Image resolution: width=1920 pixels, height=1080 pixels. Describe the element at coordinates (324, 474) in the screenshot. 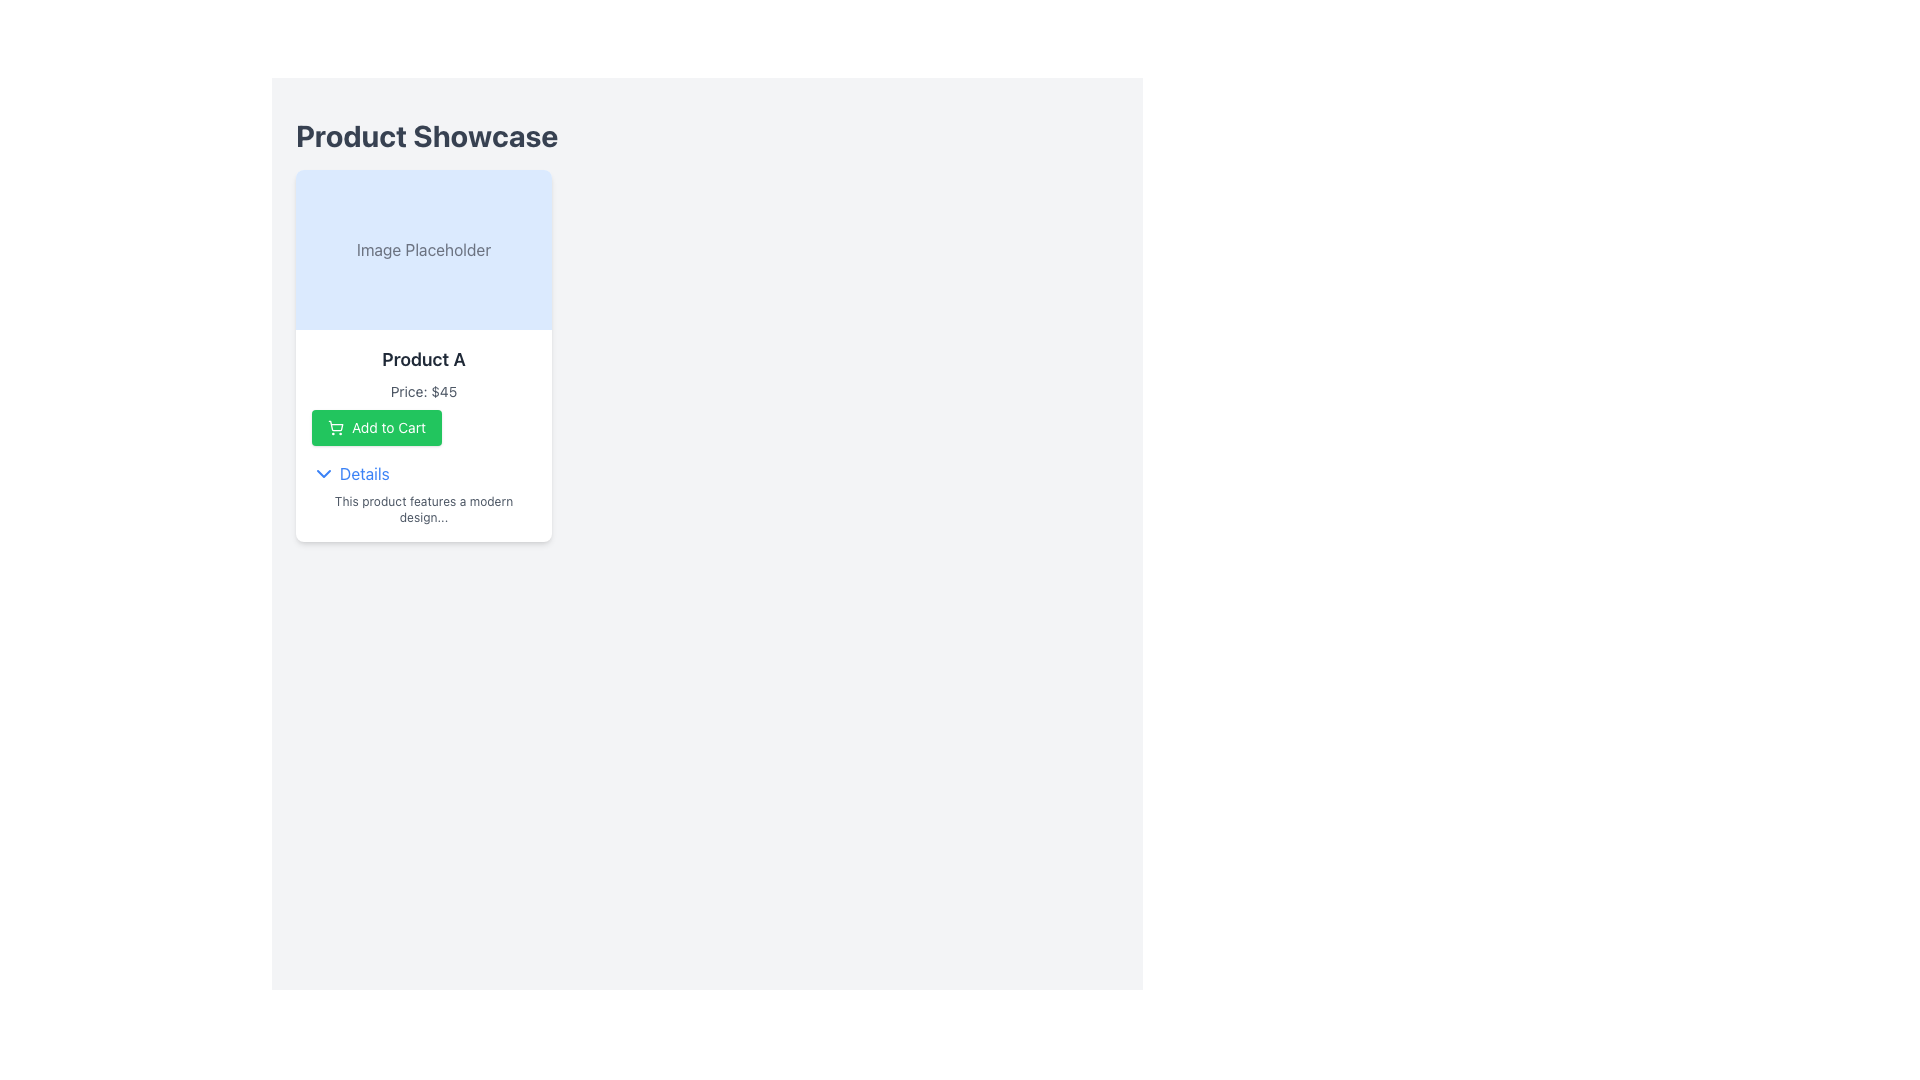

I see `the chevron-right icon` at that location.